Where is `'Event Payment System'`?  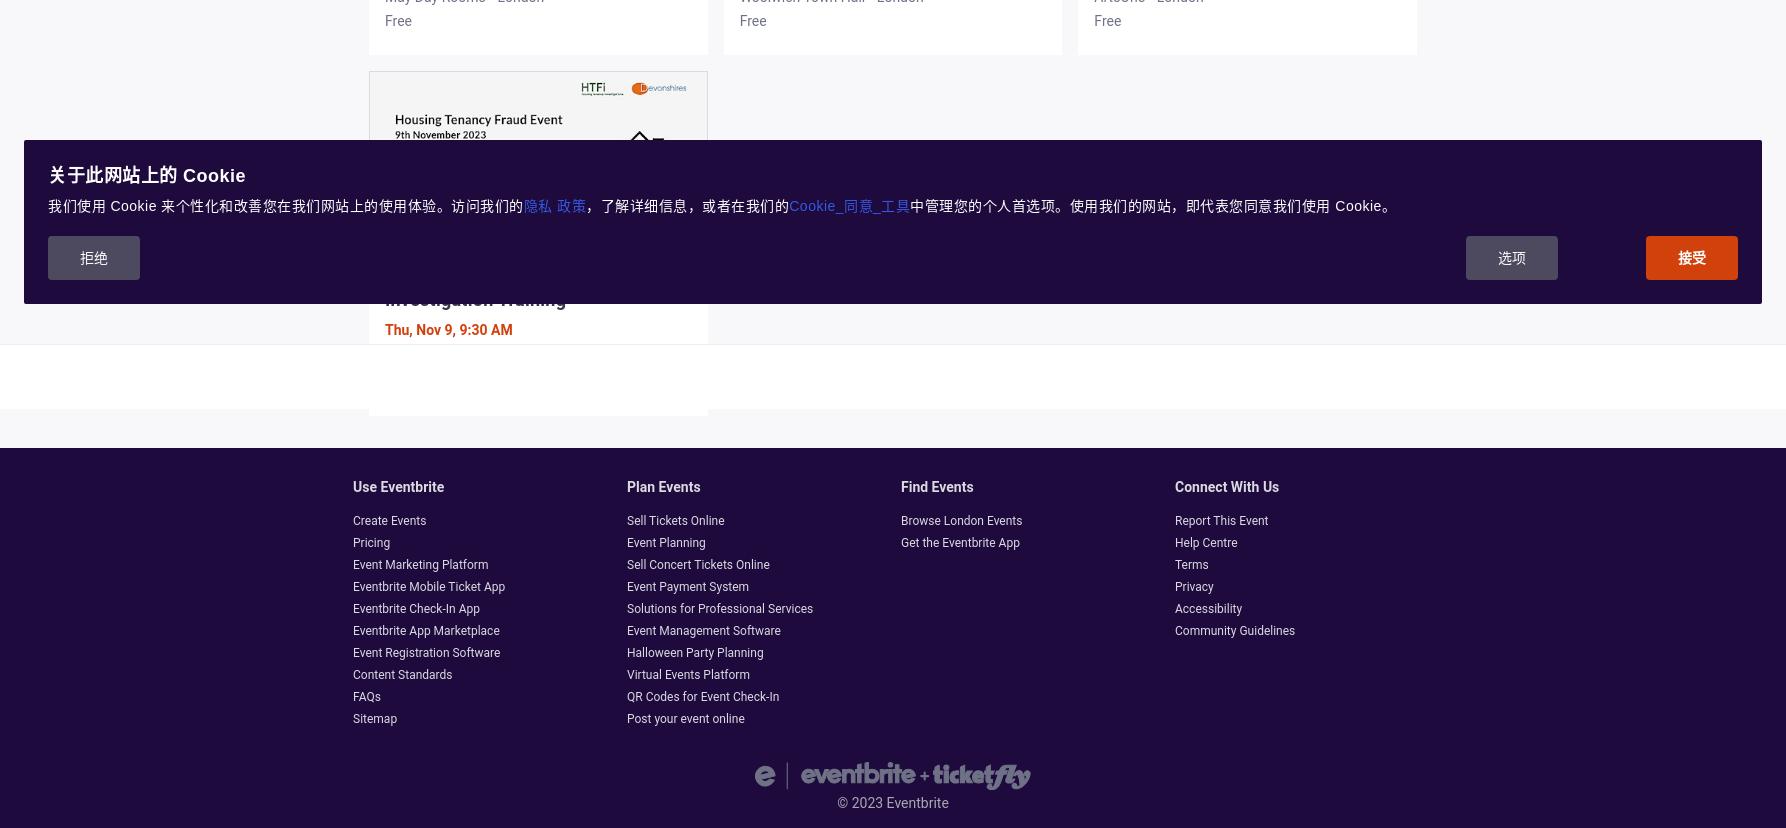
'Event Payment System' is located at coordinates (627, 586).